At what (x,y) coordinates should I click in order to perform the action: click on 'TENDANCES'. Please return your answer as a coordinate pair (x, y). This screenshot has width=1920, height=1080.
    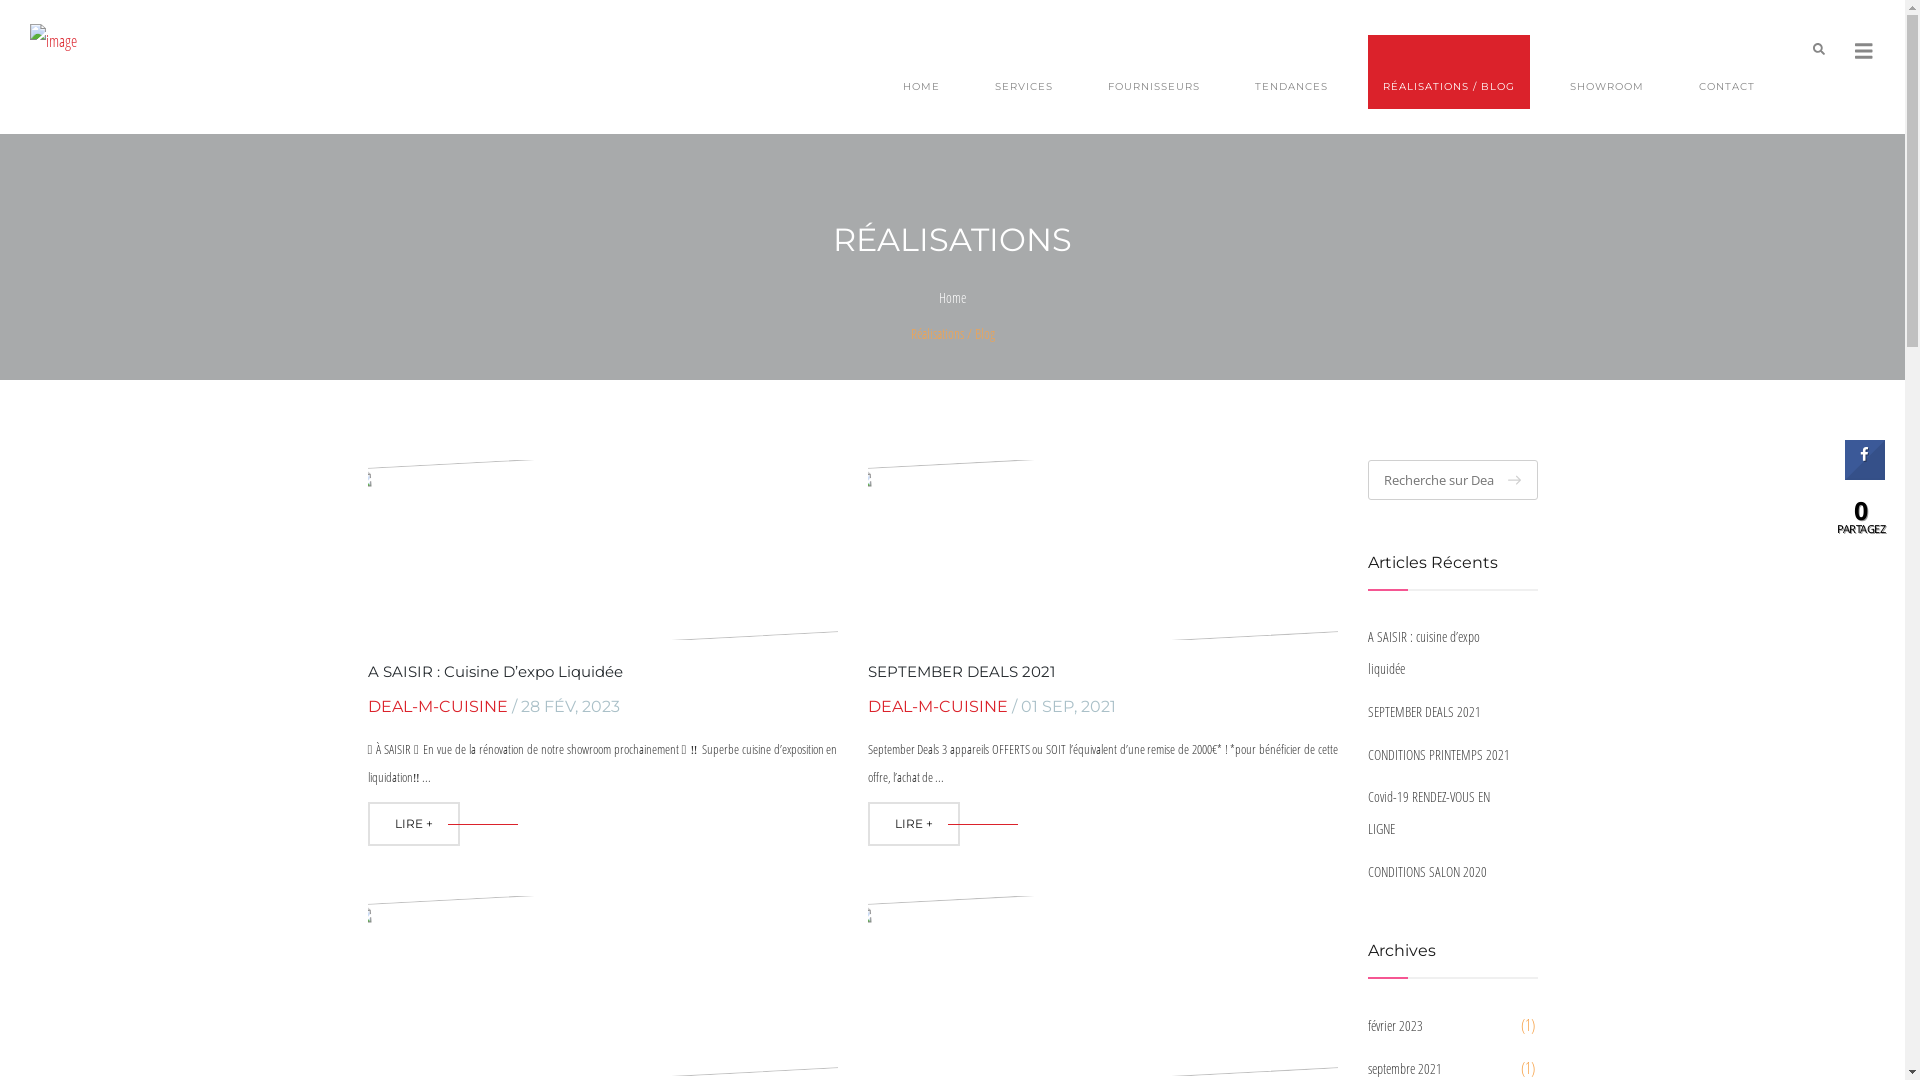
    Looking at the image, I should click on (1291, 71).